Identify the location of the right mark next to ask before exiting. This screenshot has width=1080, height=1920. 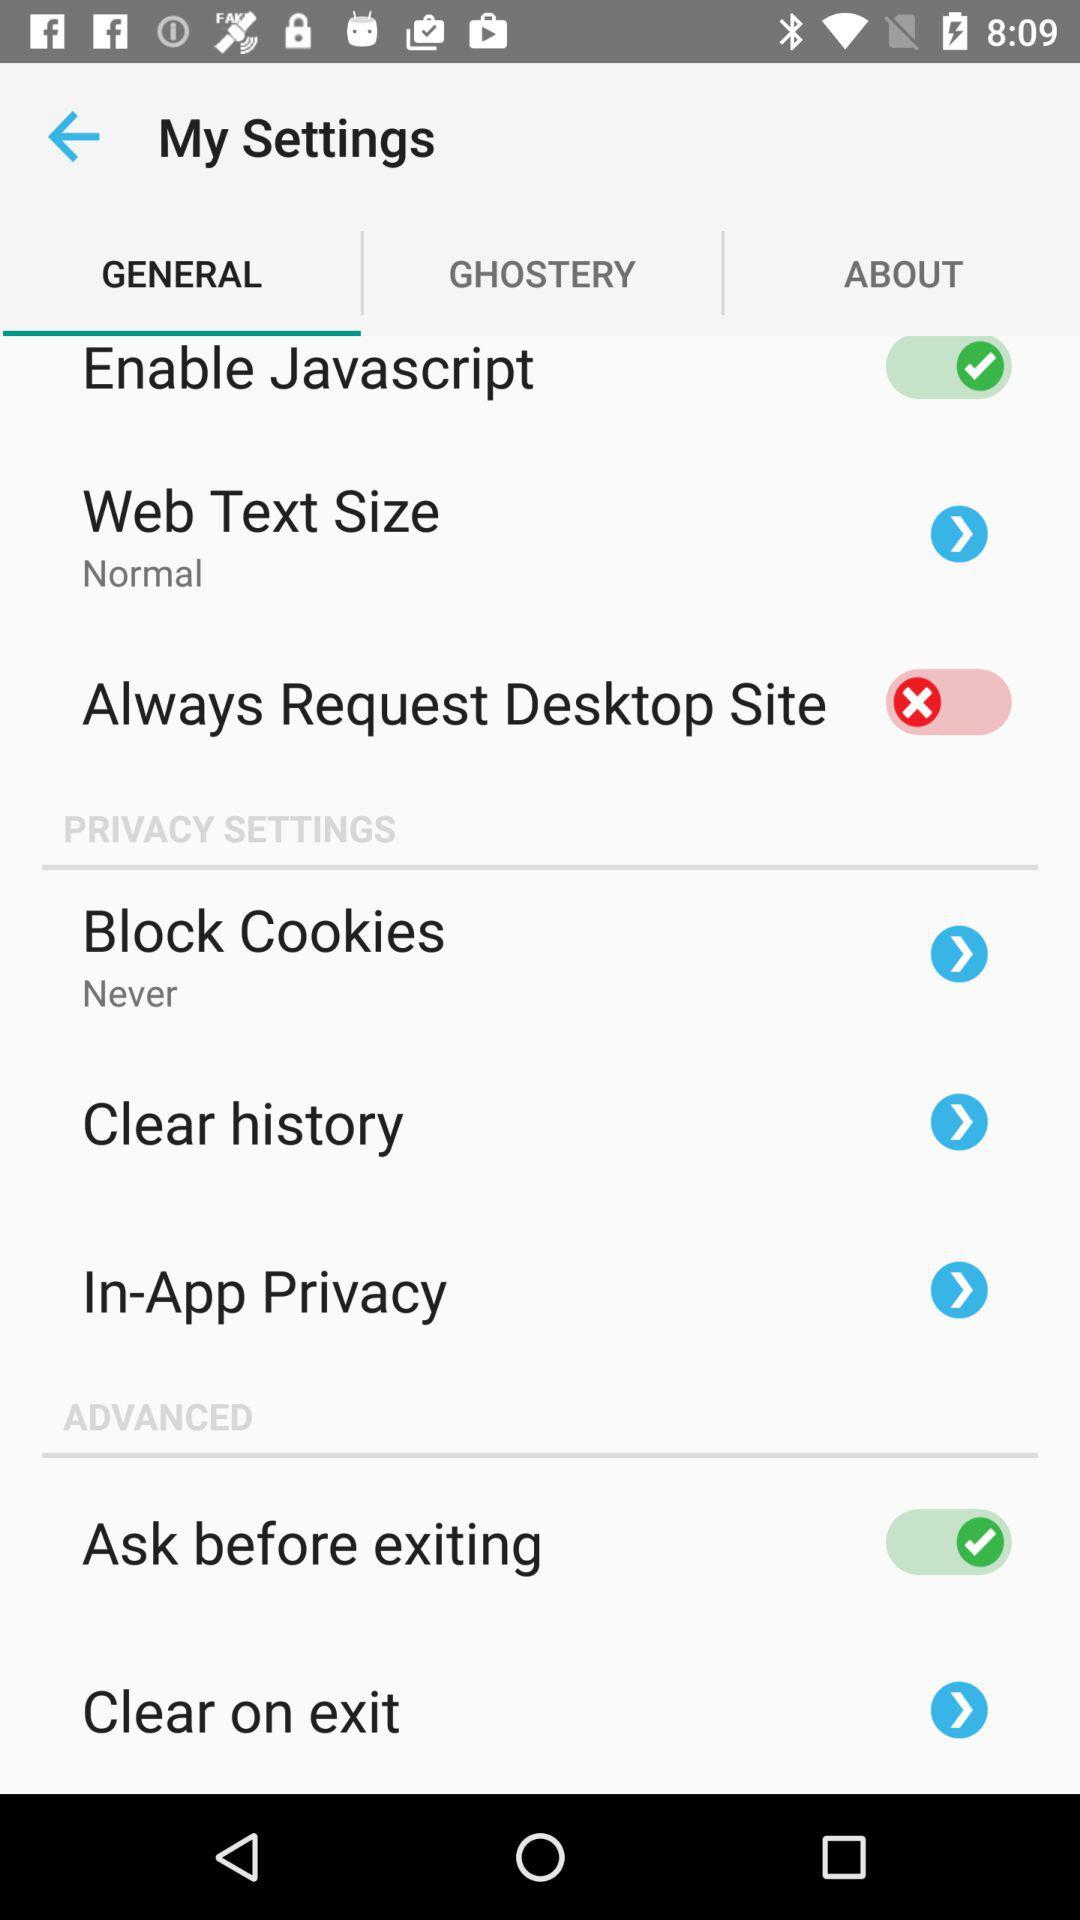
(947, 1540).